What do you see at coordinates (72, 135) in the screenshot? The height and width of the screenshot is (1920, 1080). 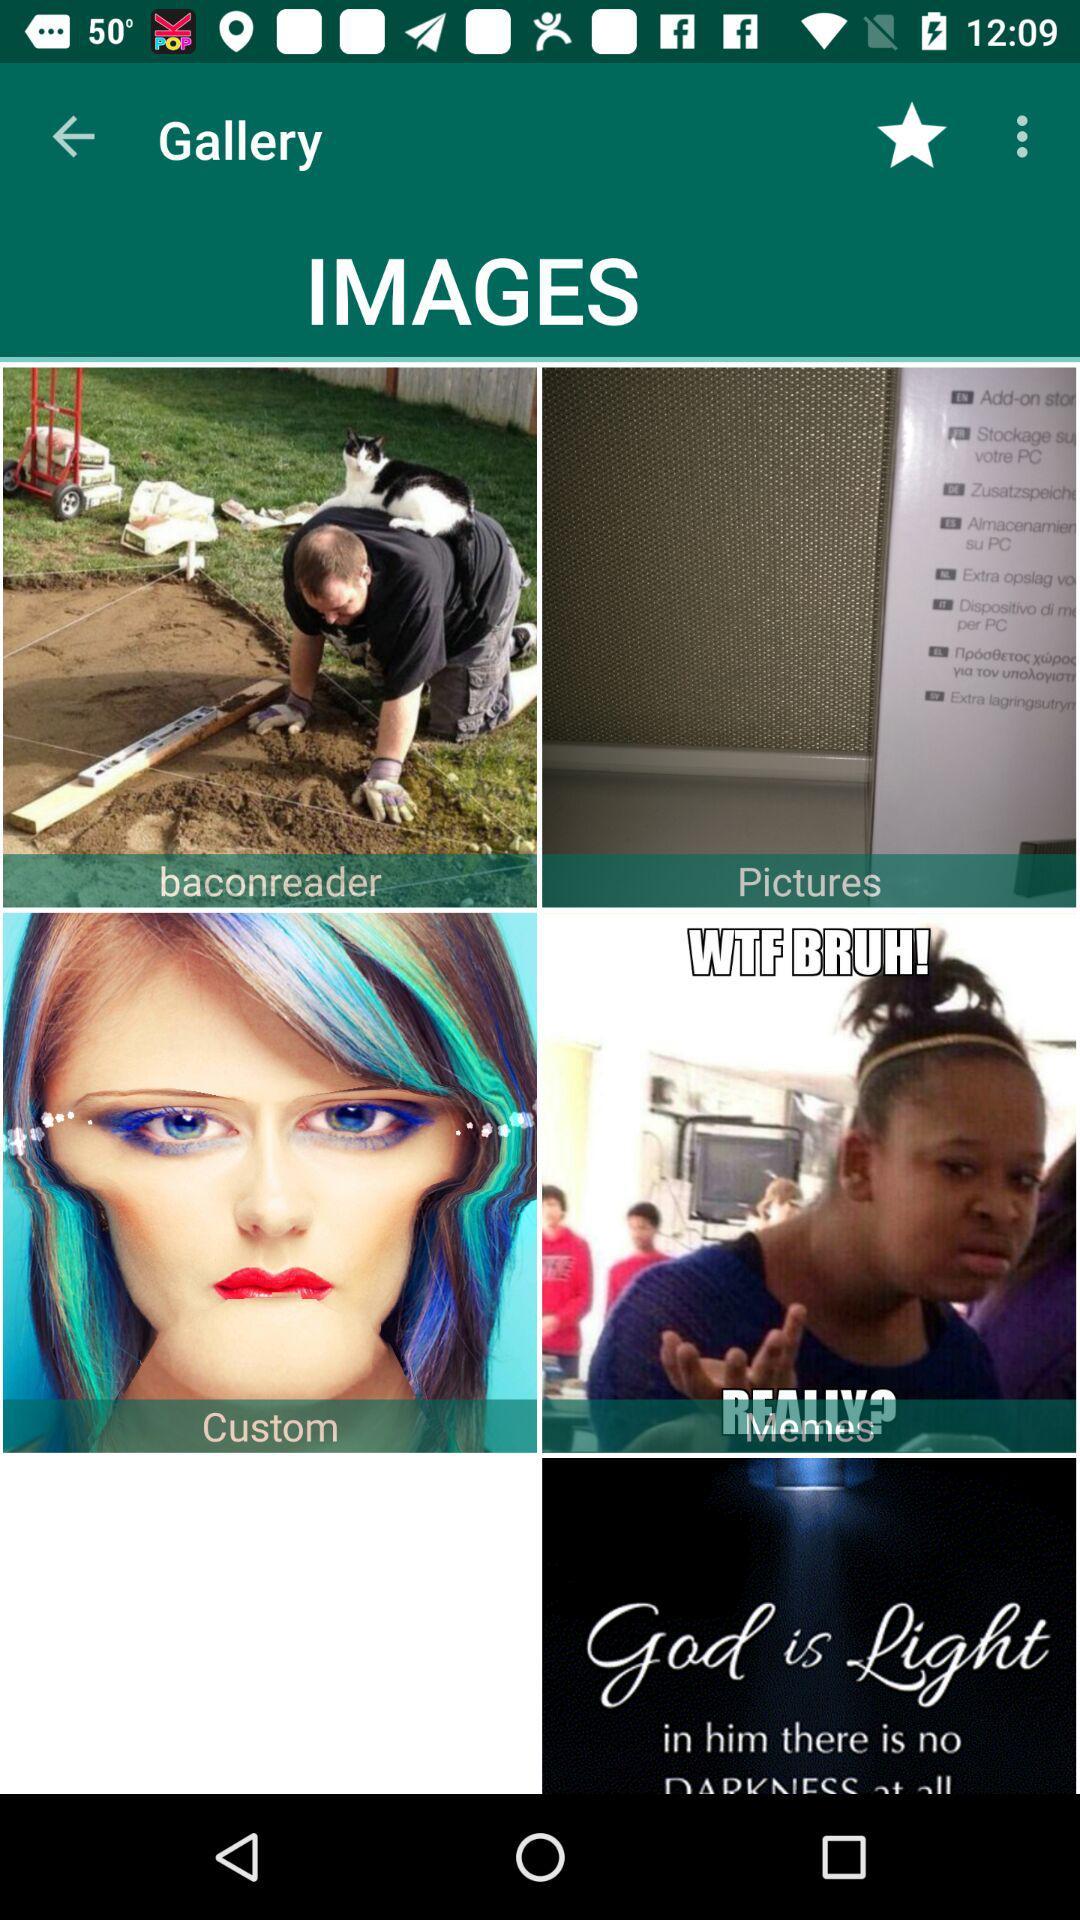 I see `app to the left of gallery app` at bounding box center [72, 135].